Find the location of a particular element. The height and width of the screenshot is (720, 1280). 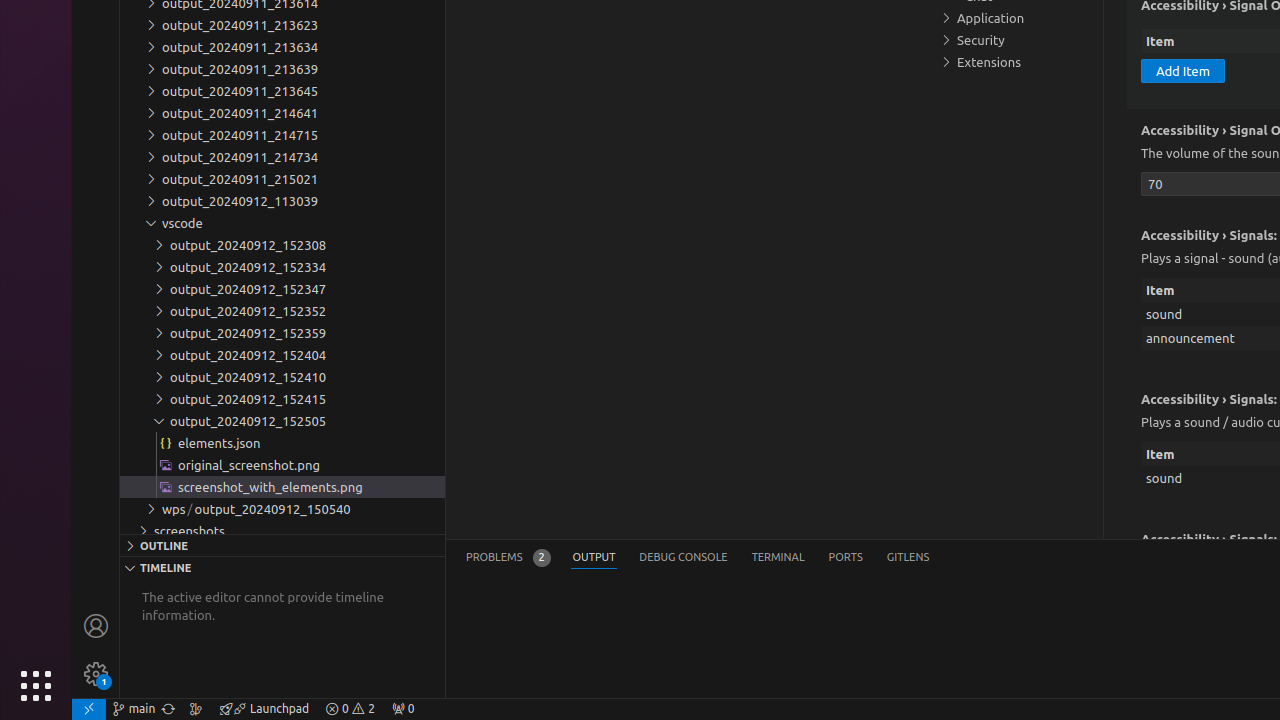

'output_20240912_152410' is located at coordinates (281, 376).